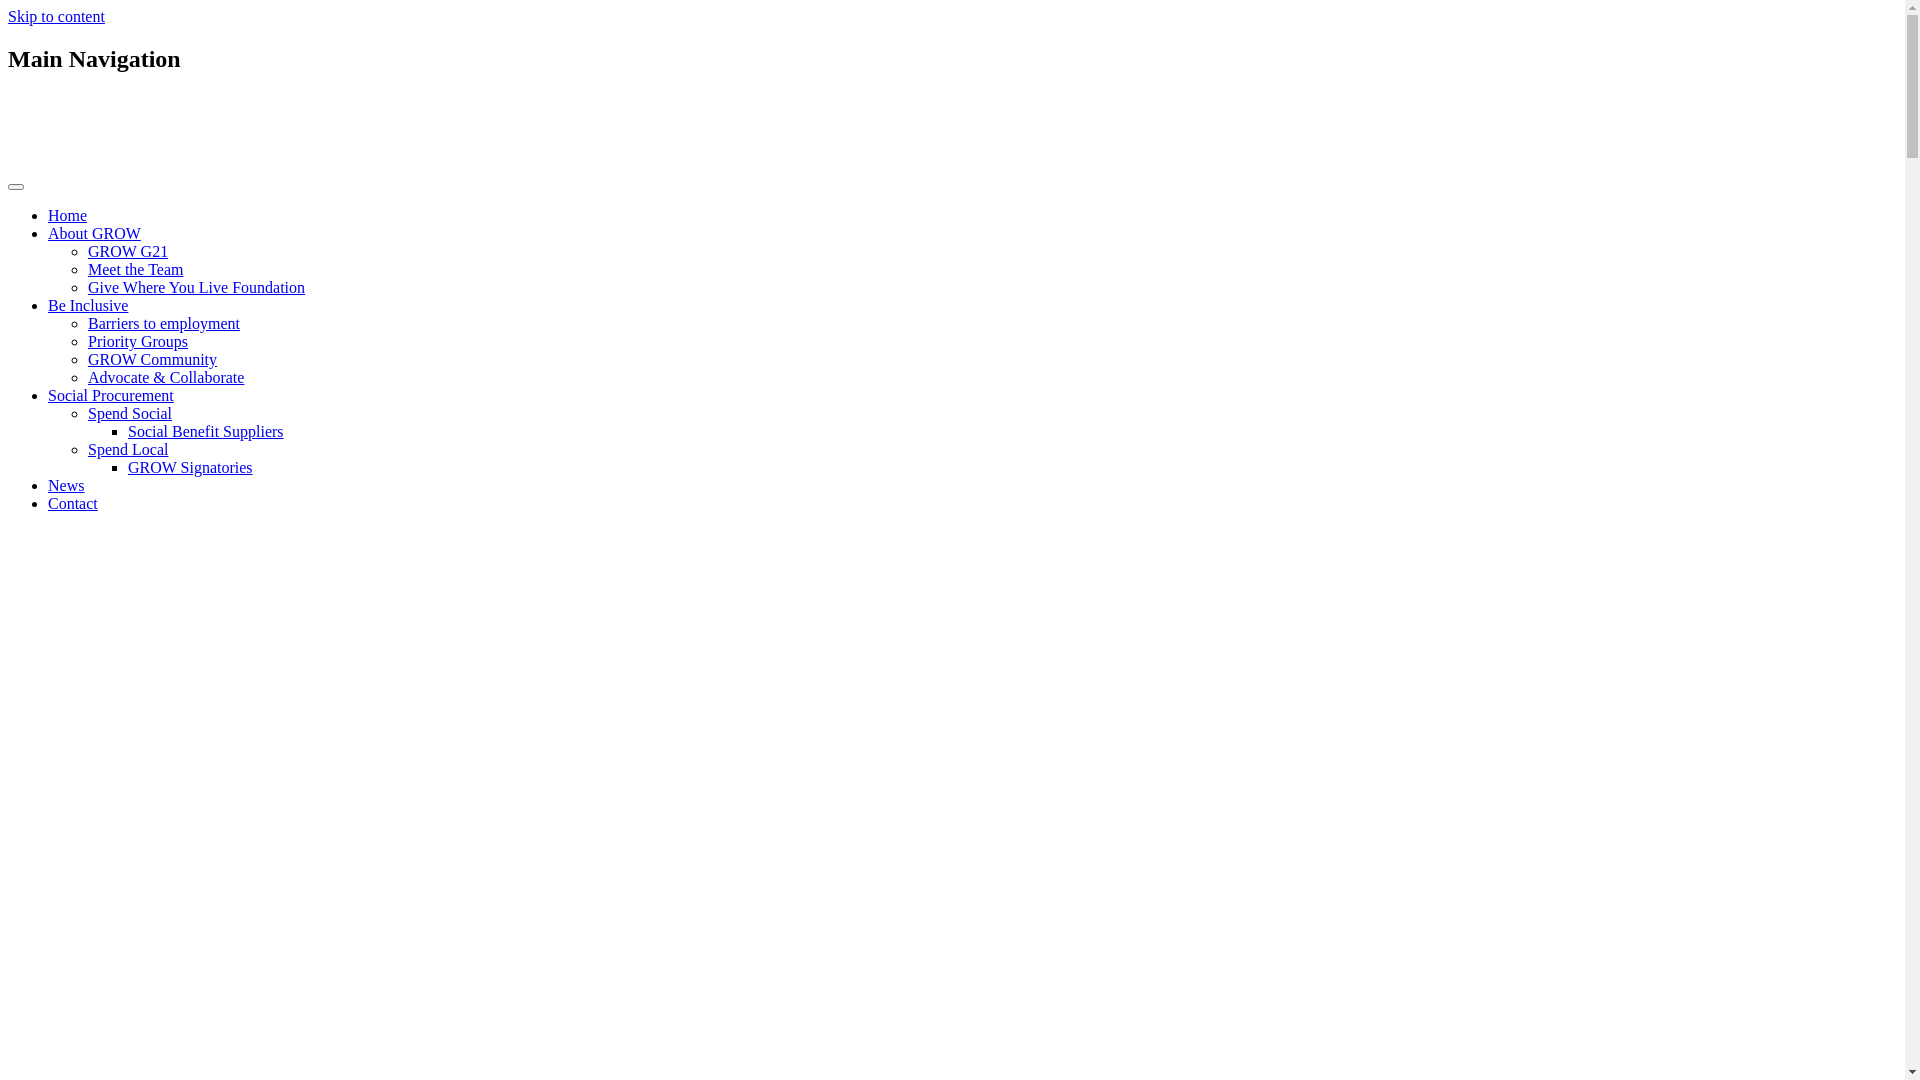  What do you see at coordinates (151, 358) in the screenshot?
I see `'GROW Community'` at bounding box center [151, 358].